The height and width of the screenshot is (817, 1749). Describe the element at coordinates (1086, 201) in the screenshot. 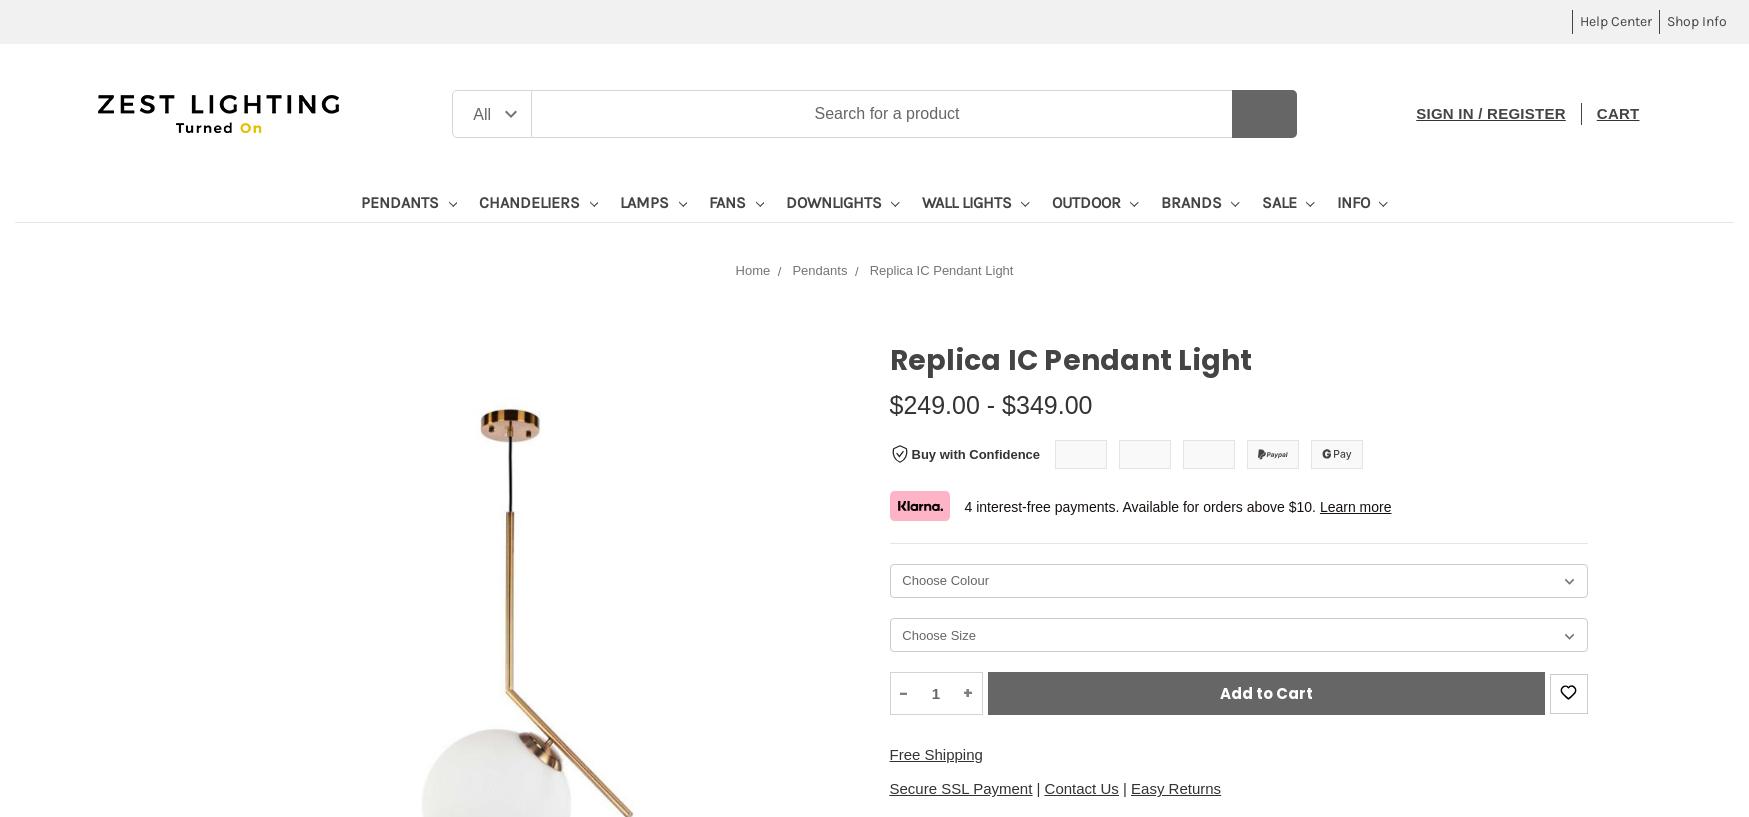

I see `'Outdoor'` at that location.